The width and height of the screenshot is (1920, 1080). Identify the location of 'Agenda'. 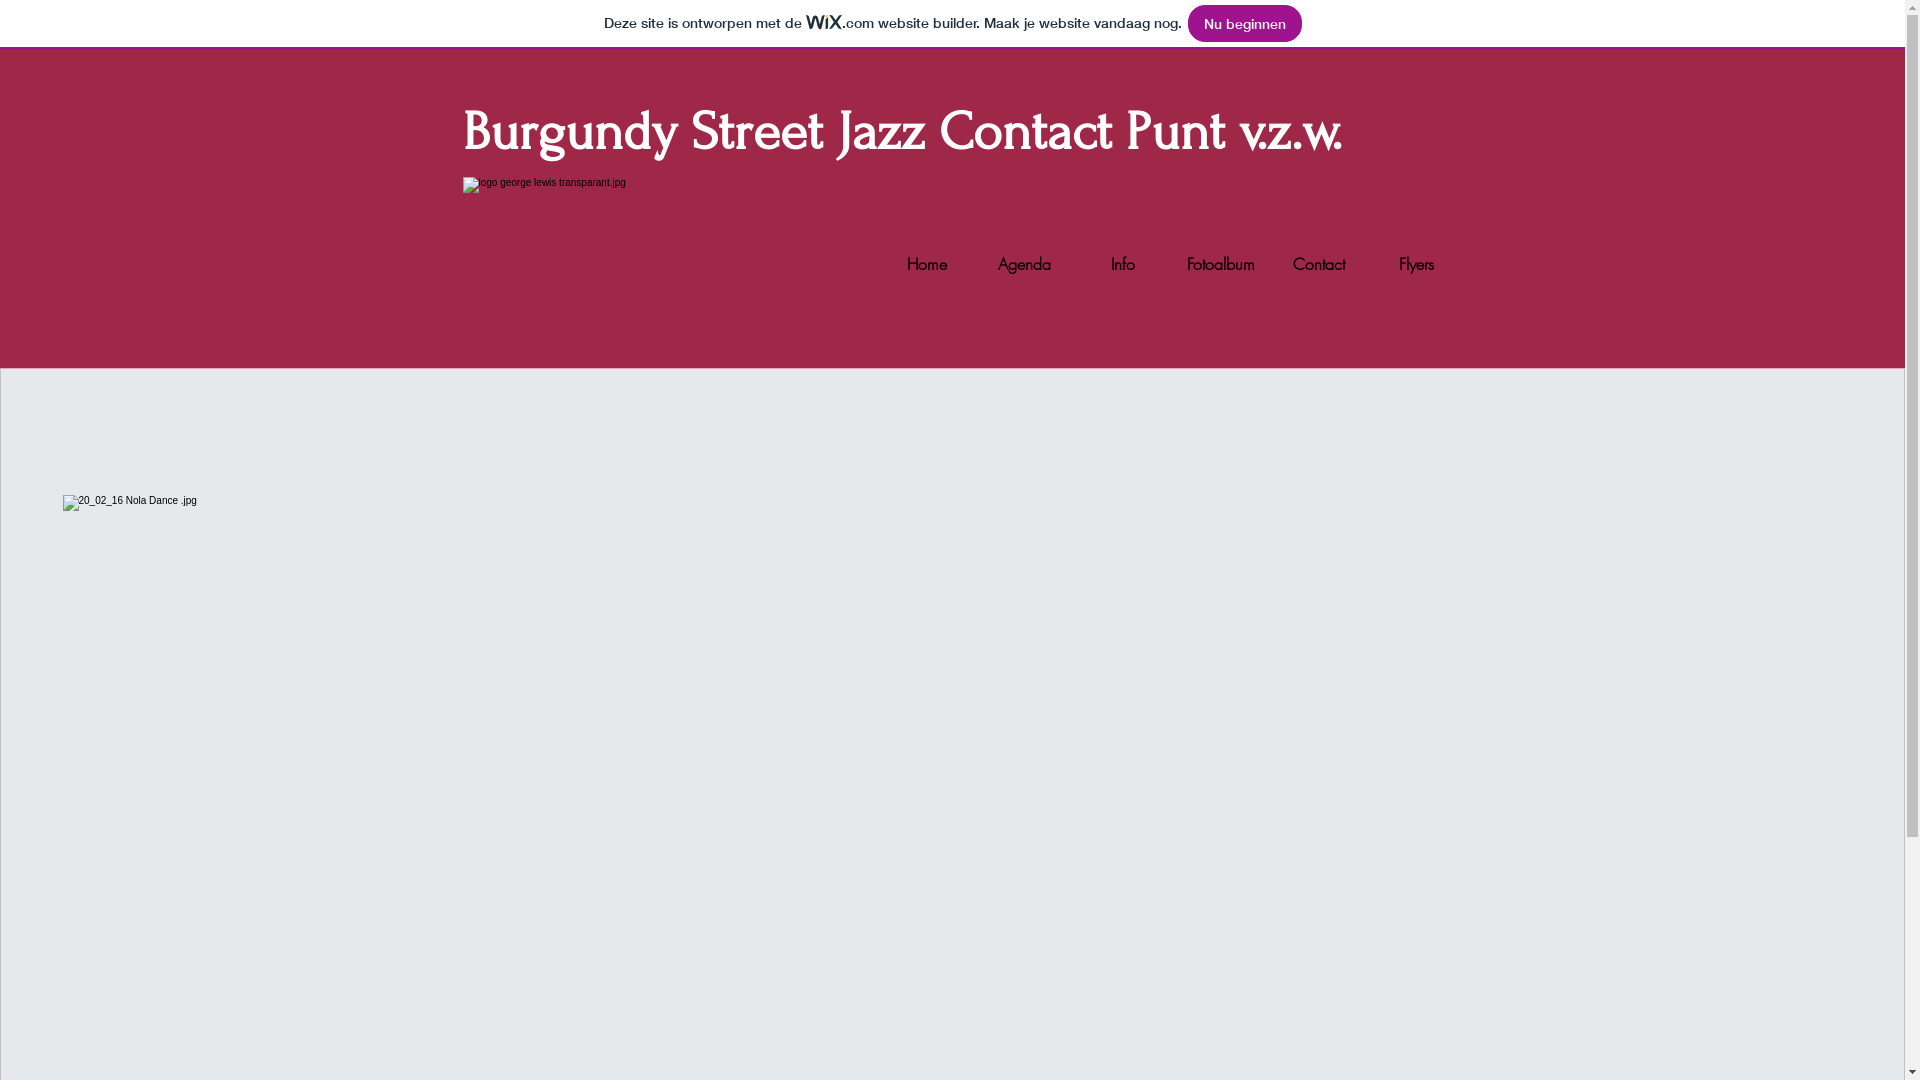
(975, 262).